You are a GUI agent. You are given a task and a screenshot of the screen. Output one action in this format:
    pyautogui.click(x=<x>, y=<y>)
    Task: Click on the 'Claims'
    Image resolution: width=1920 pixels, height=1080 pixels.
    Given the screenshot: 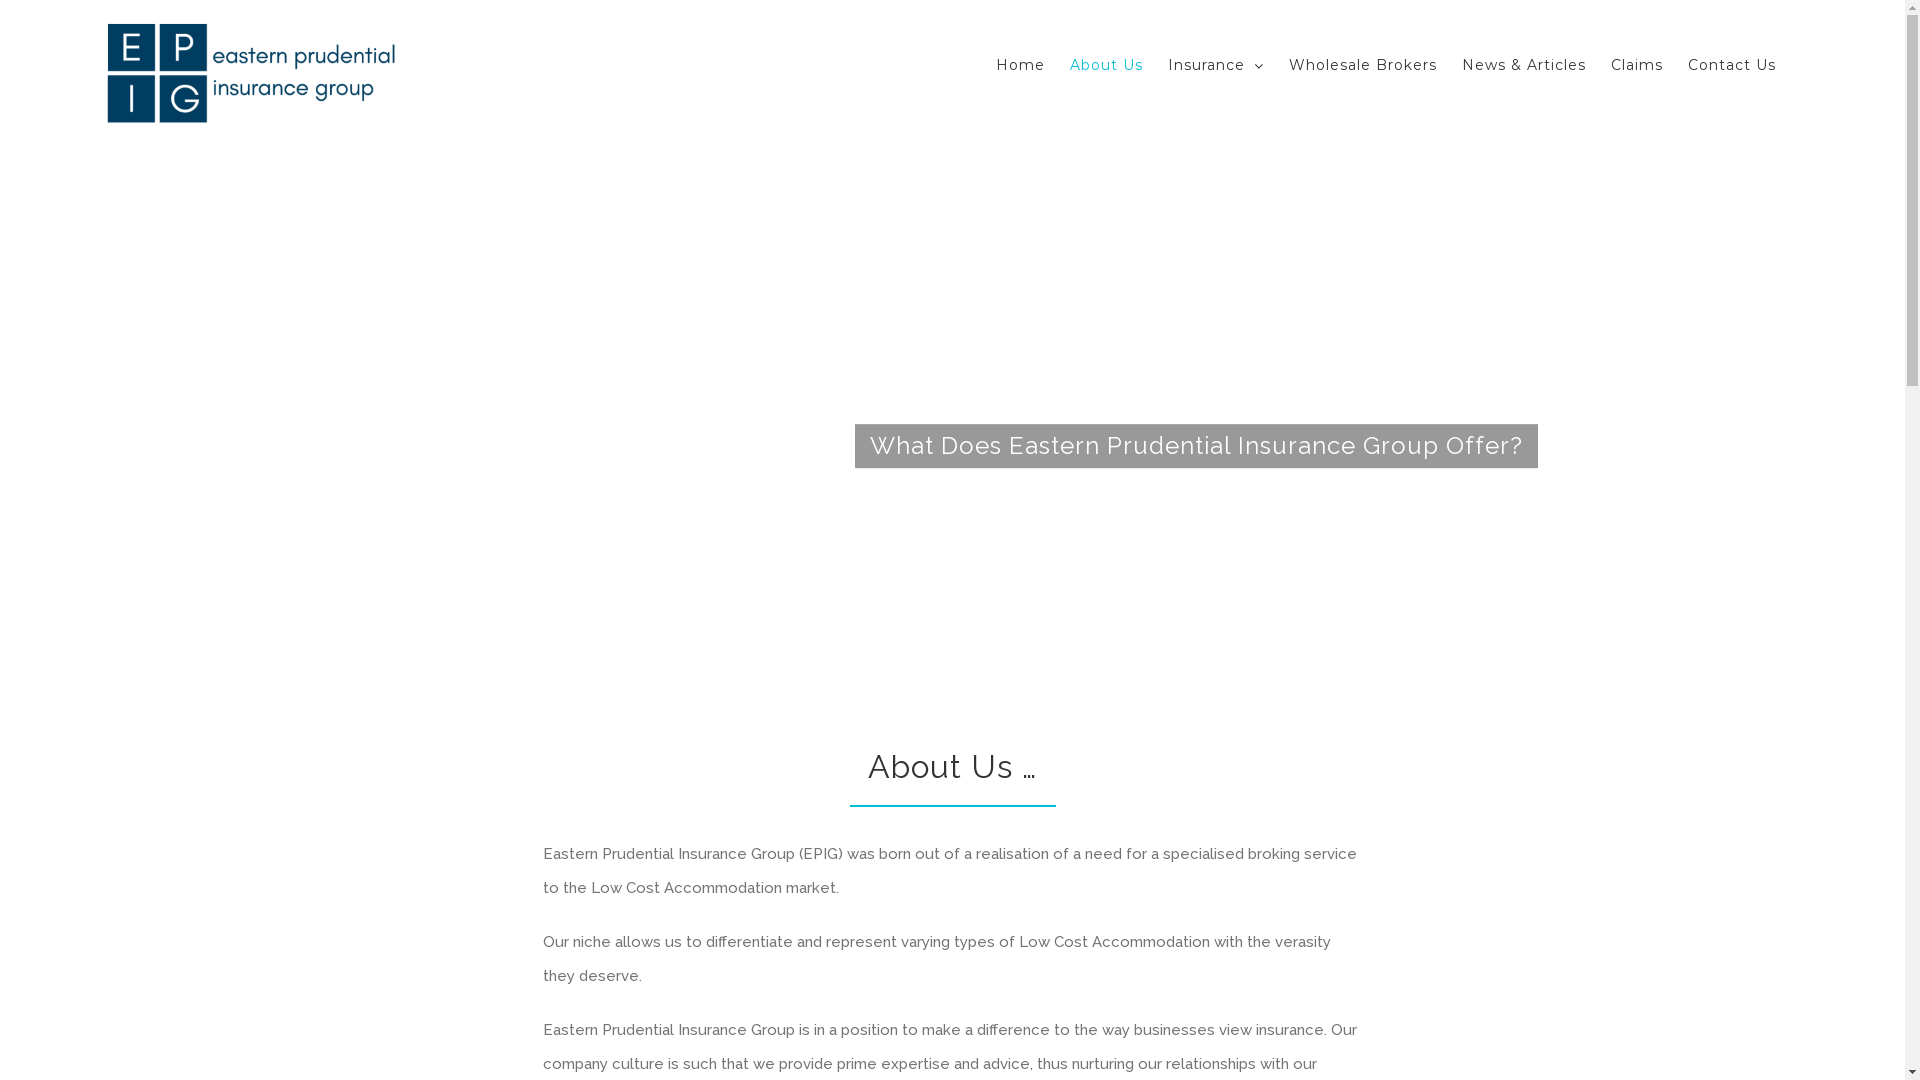 What is the action you would take?
    pyautogui.click(x=1636, y=64)
    